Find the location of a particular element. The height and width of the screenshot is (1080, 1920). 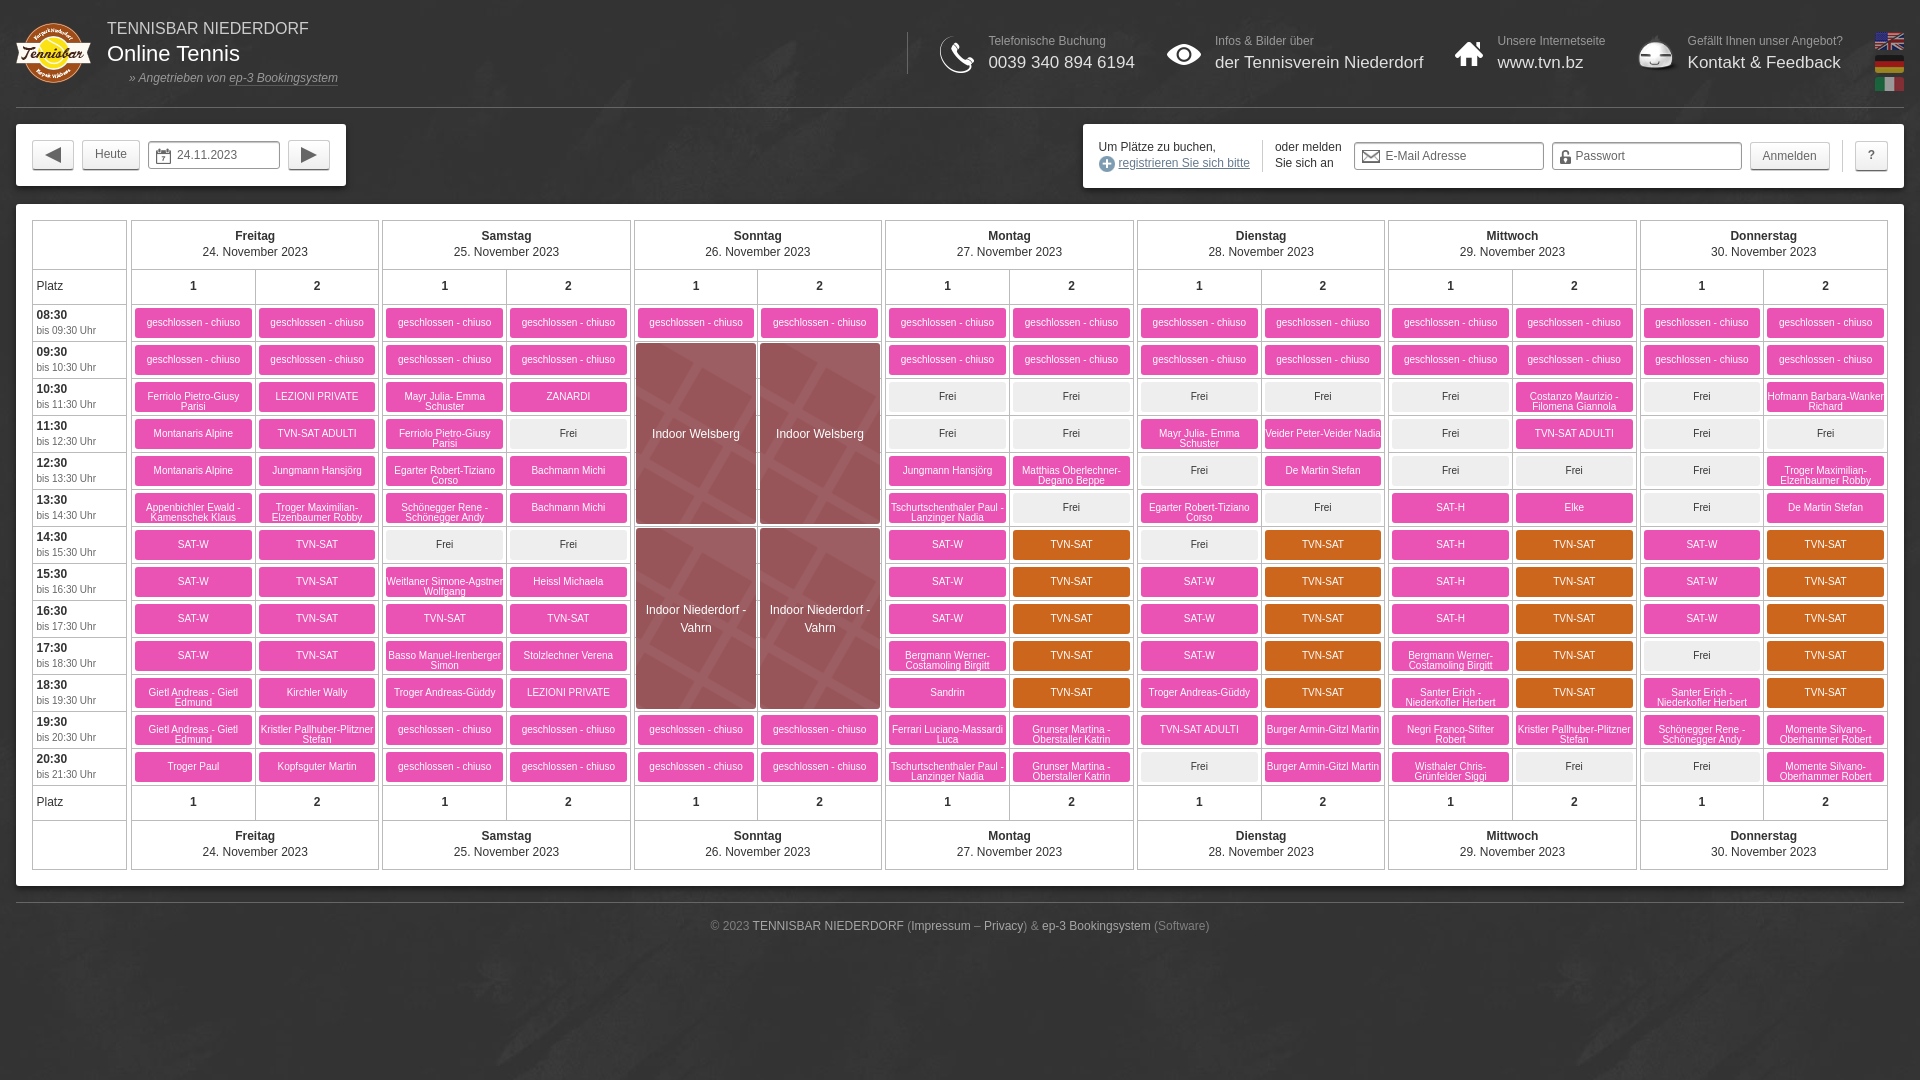

'Troger Maximilian-Elzenbaumer Robby' is located at coordinates (1825, 470).